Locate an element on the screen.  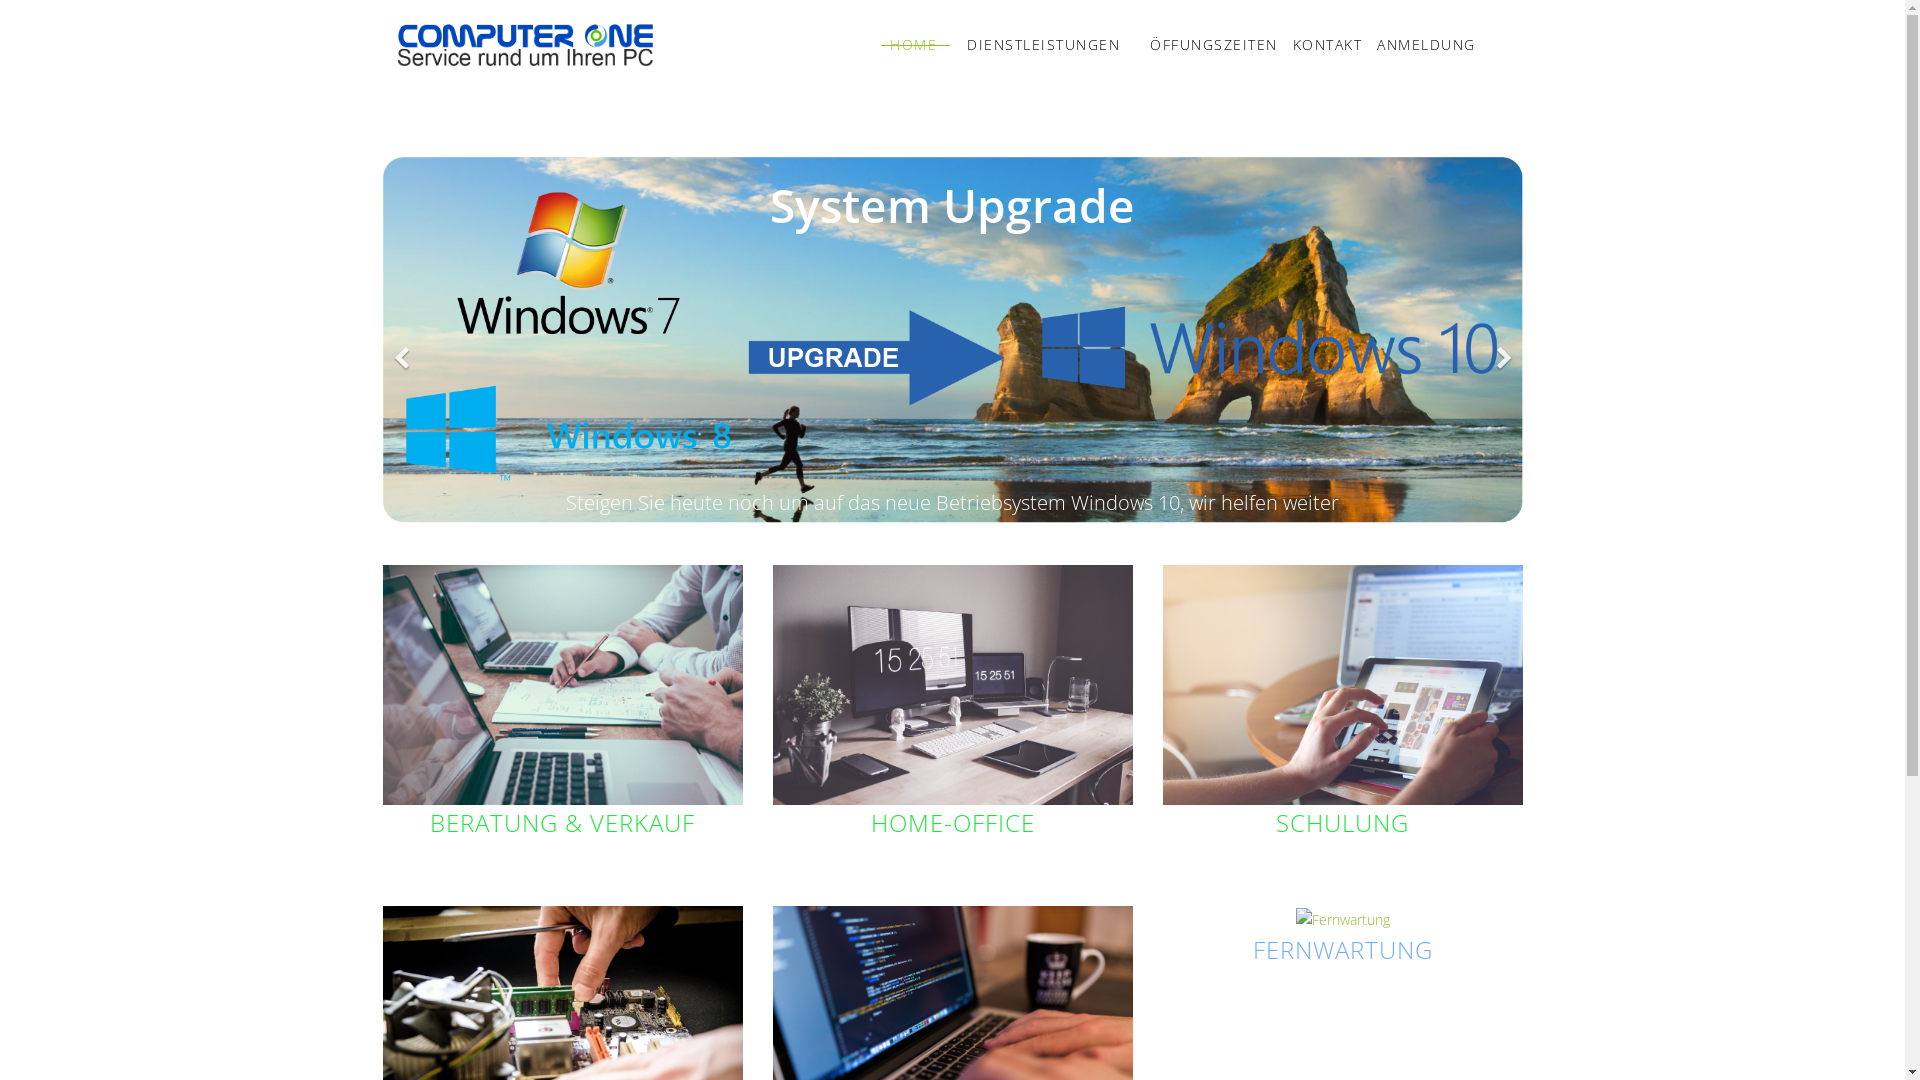
'Fernwartung' is located at coordinates (1343, 920).